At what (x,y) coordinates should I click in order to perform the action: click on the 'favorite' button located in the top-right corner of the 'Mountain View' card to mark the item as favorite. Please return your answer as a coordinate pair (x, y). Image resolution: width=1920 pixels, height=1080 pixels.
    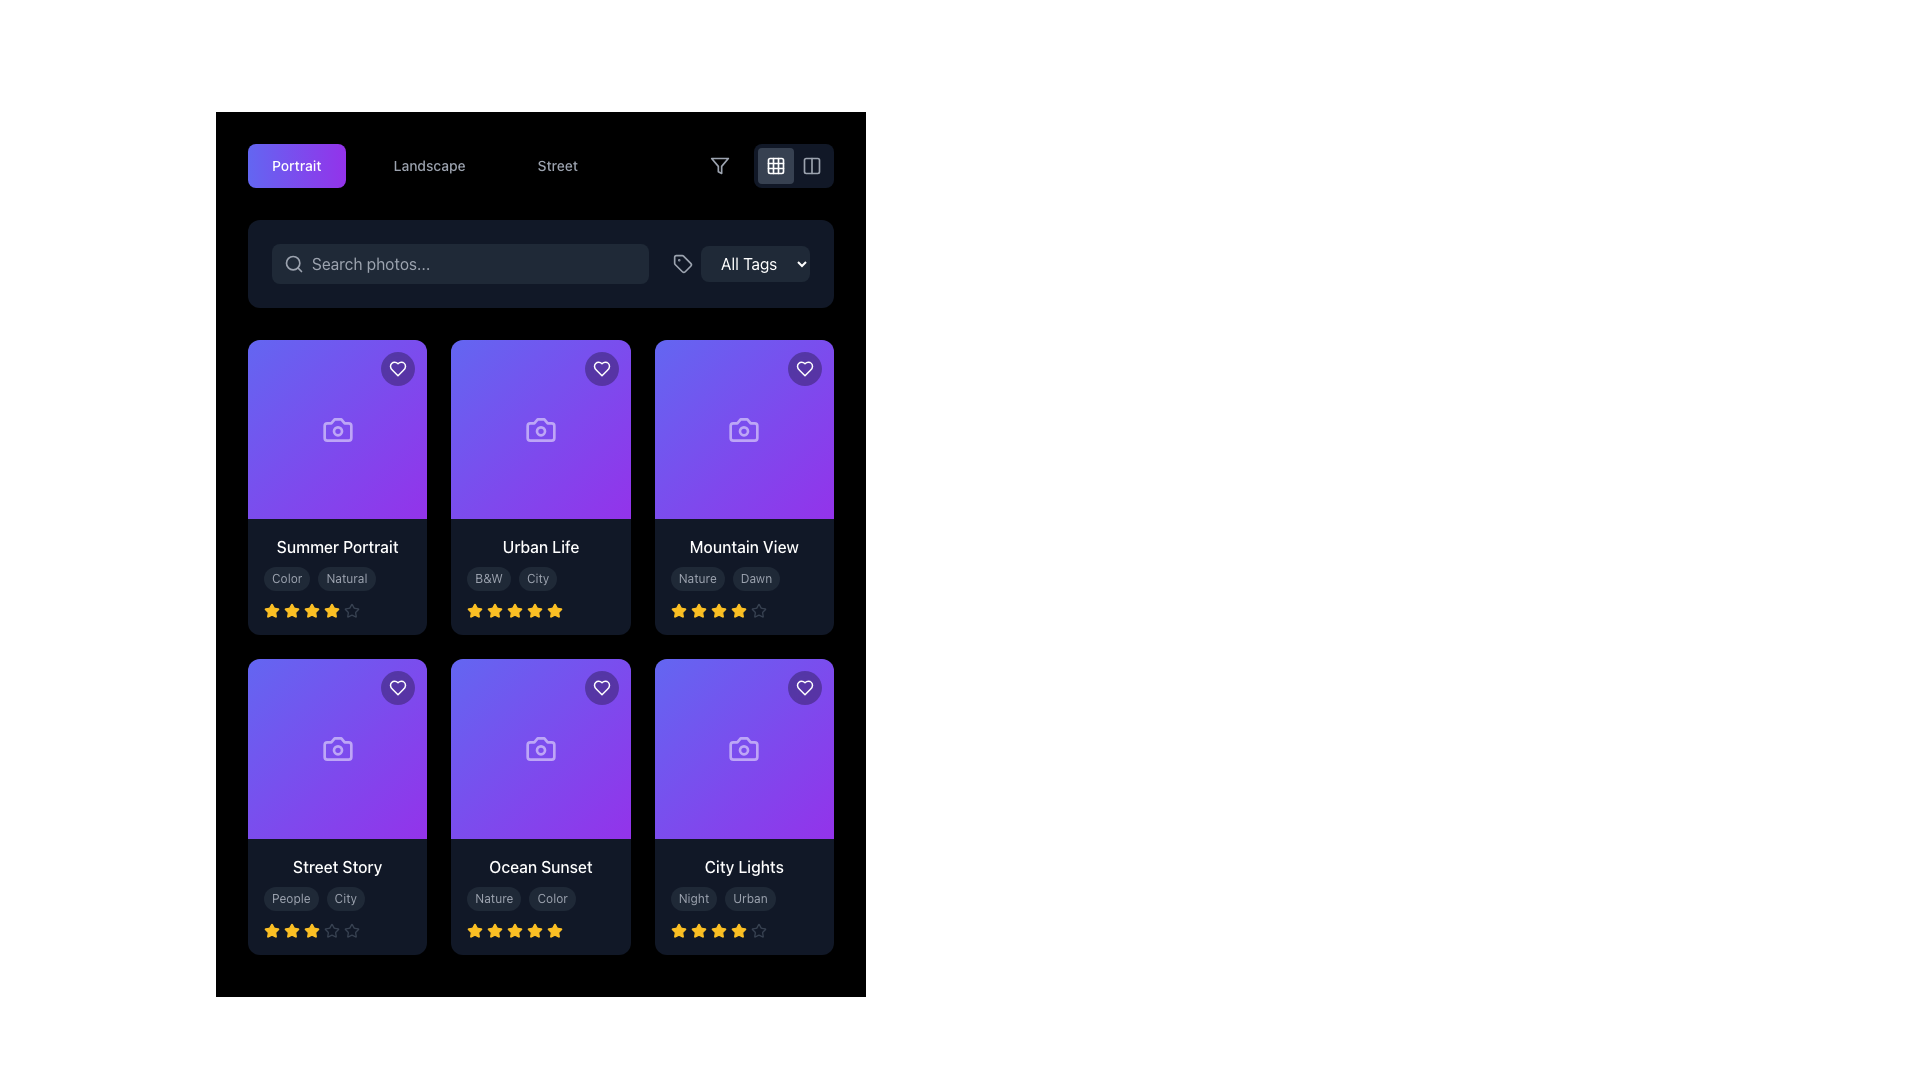
    Looking at the image, I should click on (805, 369).